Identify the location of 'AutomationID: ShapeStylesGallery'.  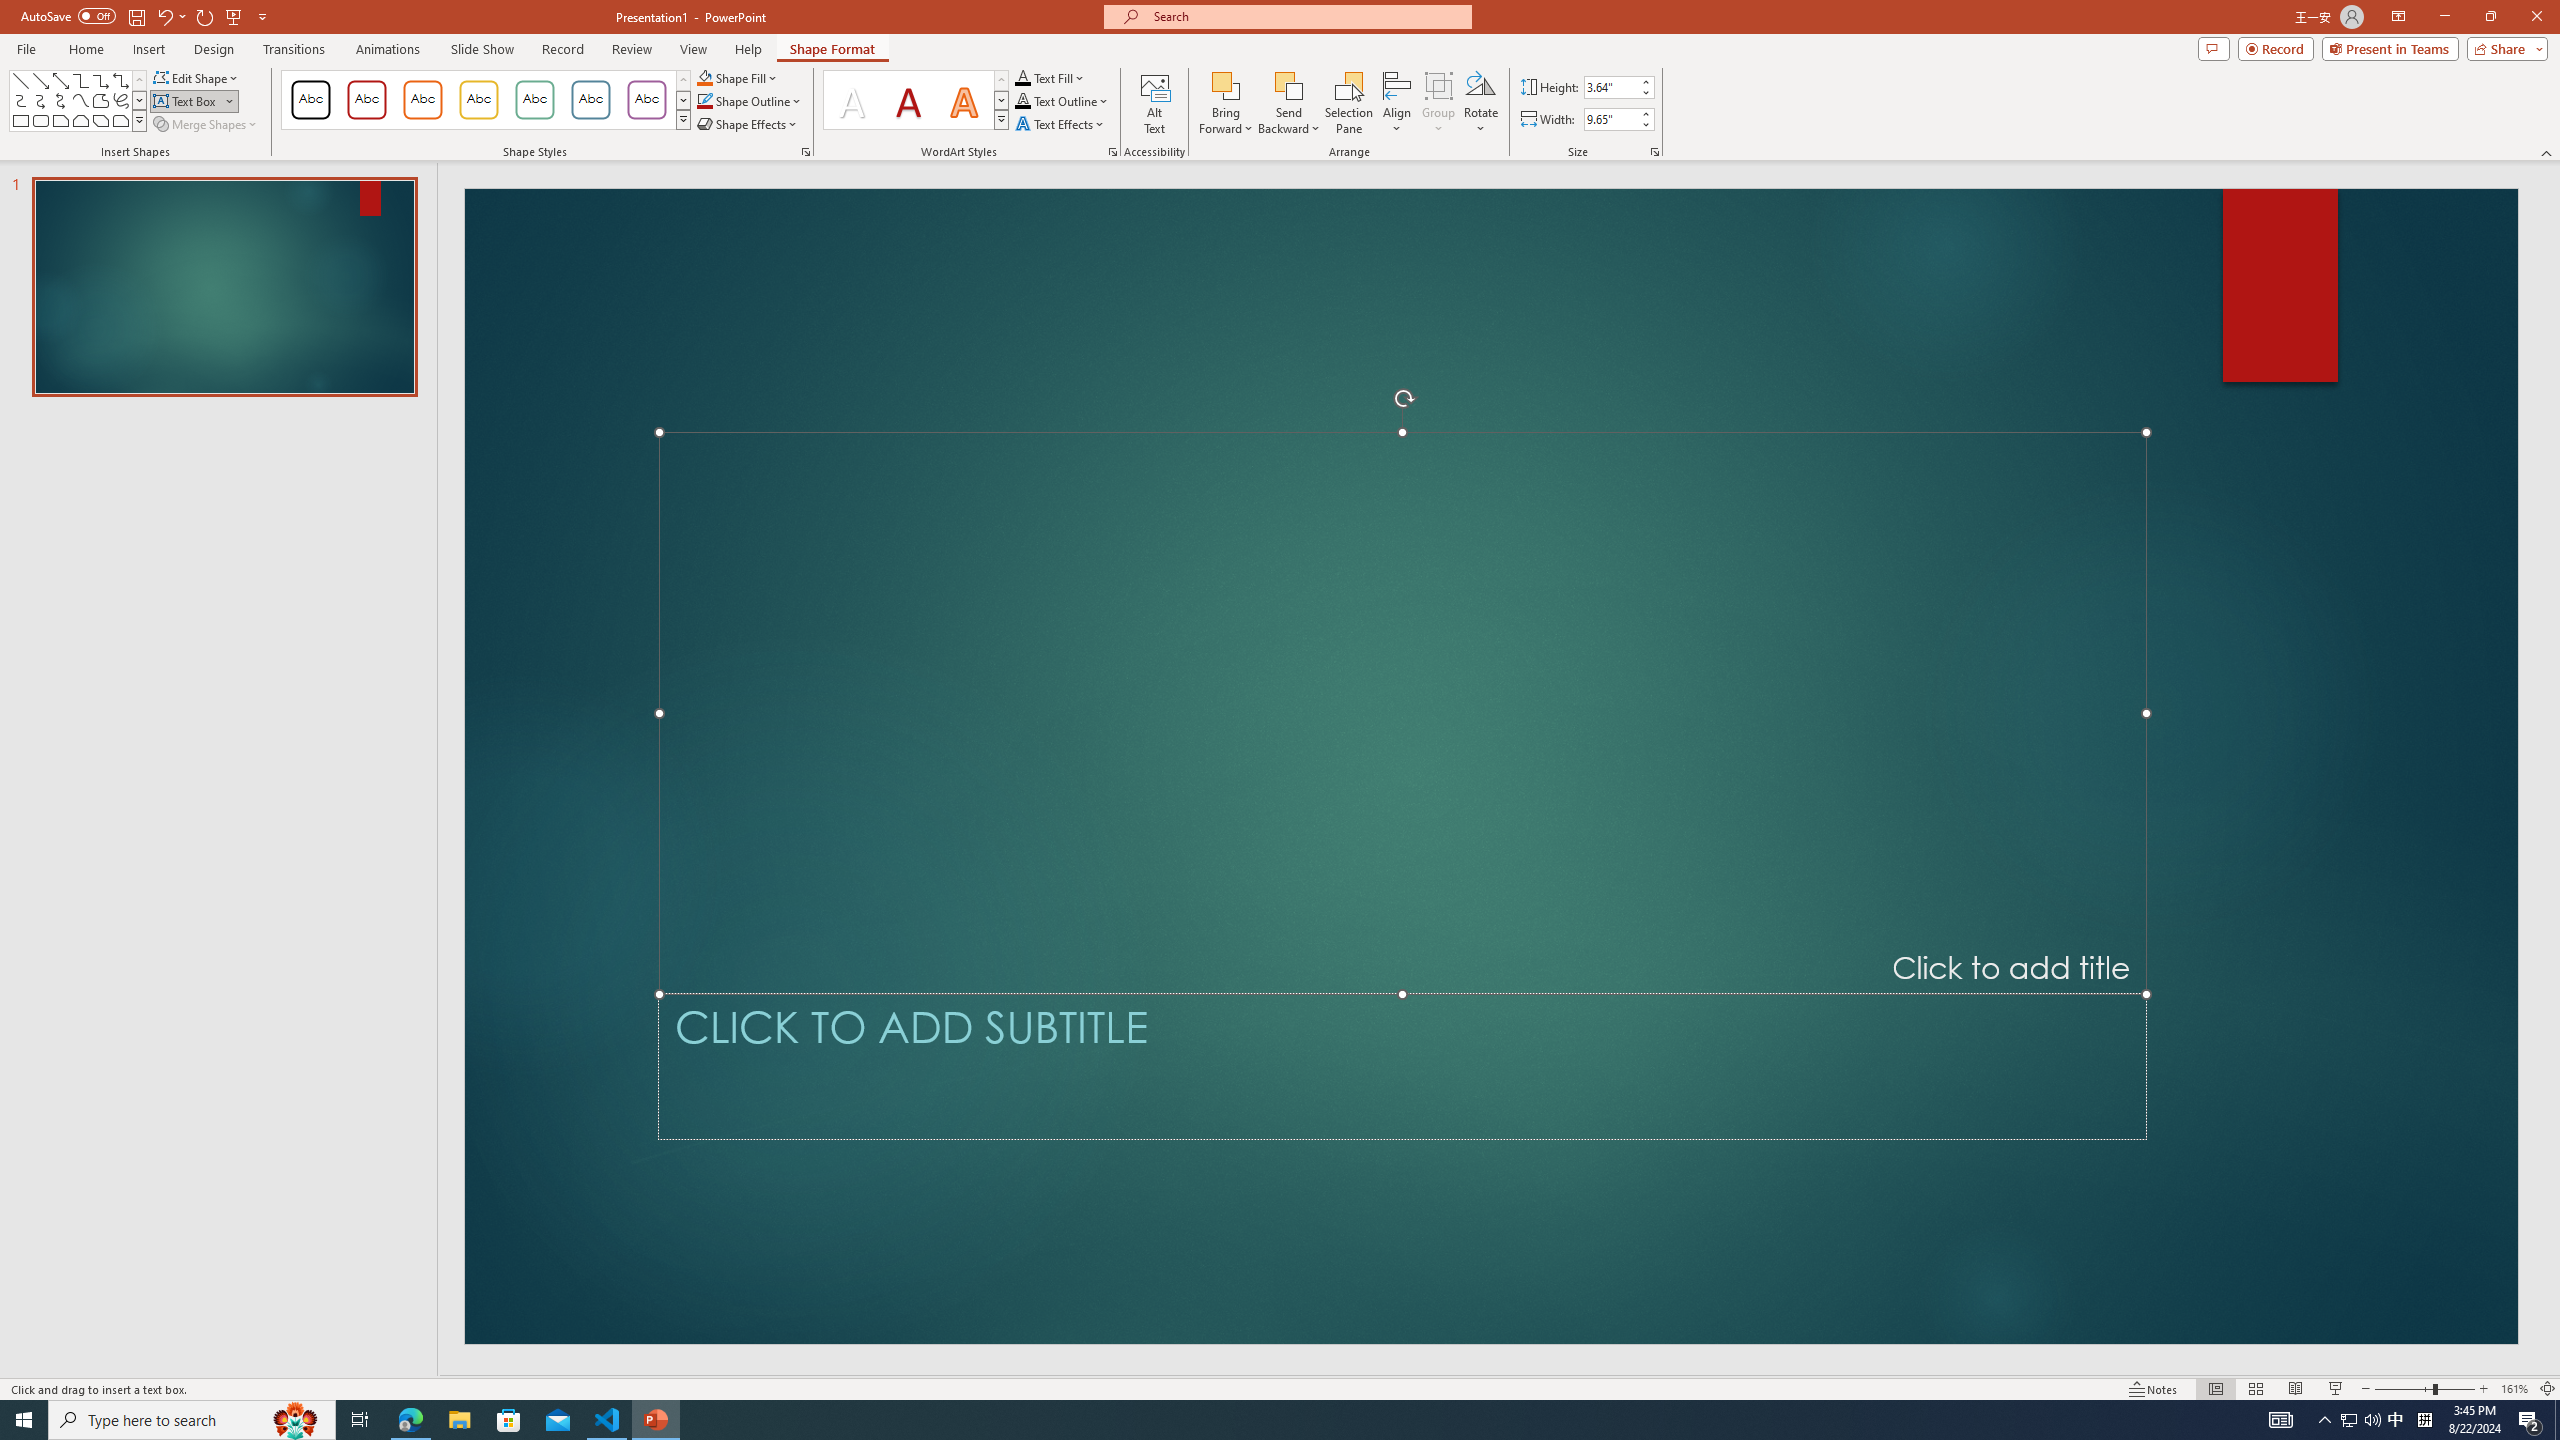
(485, 99).